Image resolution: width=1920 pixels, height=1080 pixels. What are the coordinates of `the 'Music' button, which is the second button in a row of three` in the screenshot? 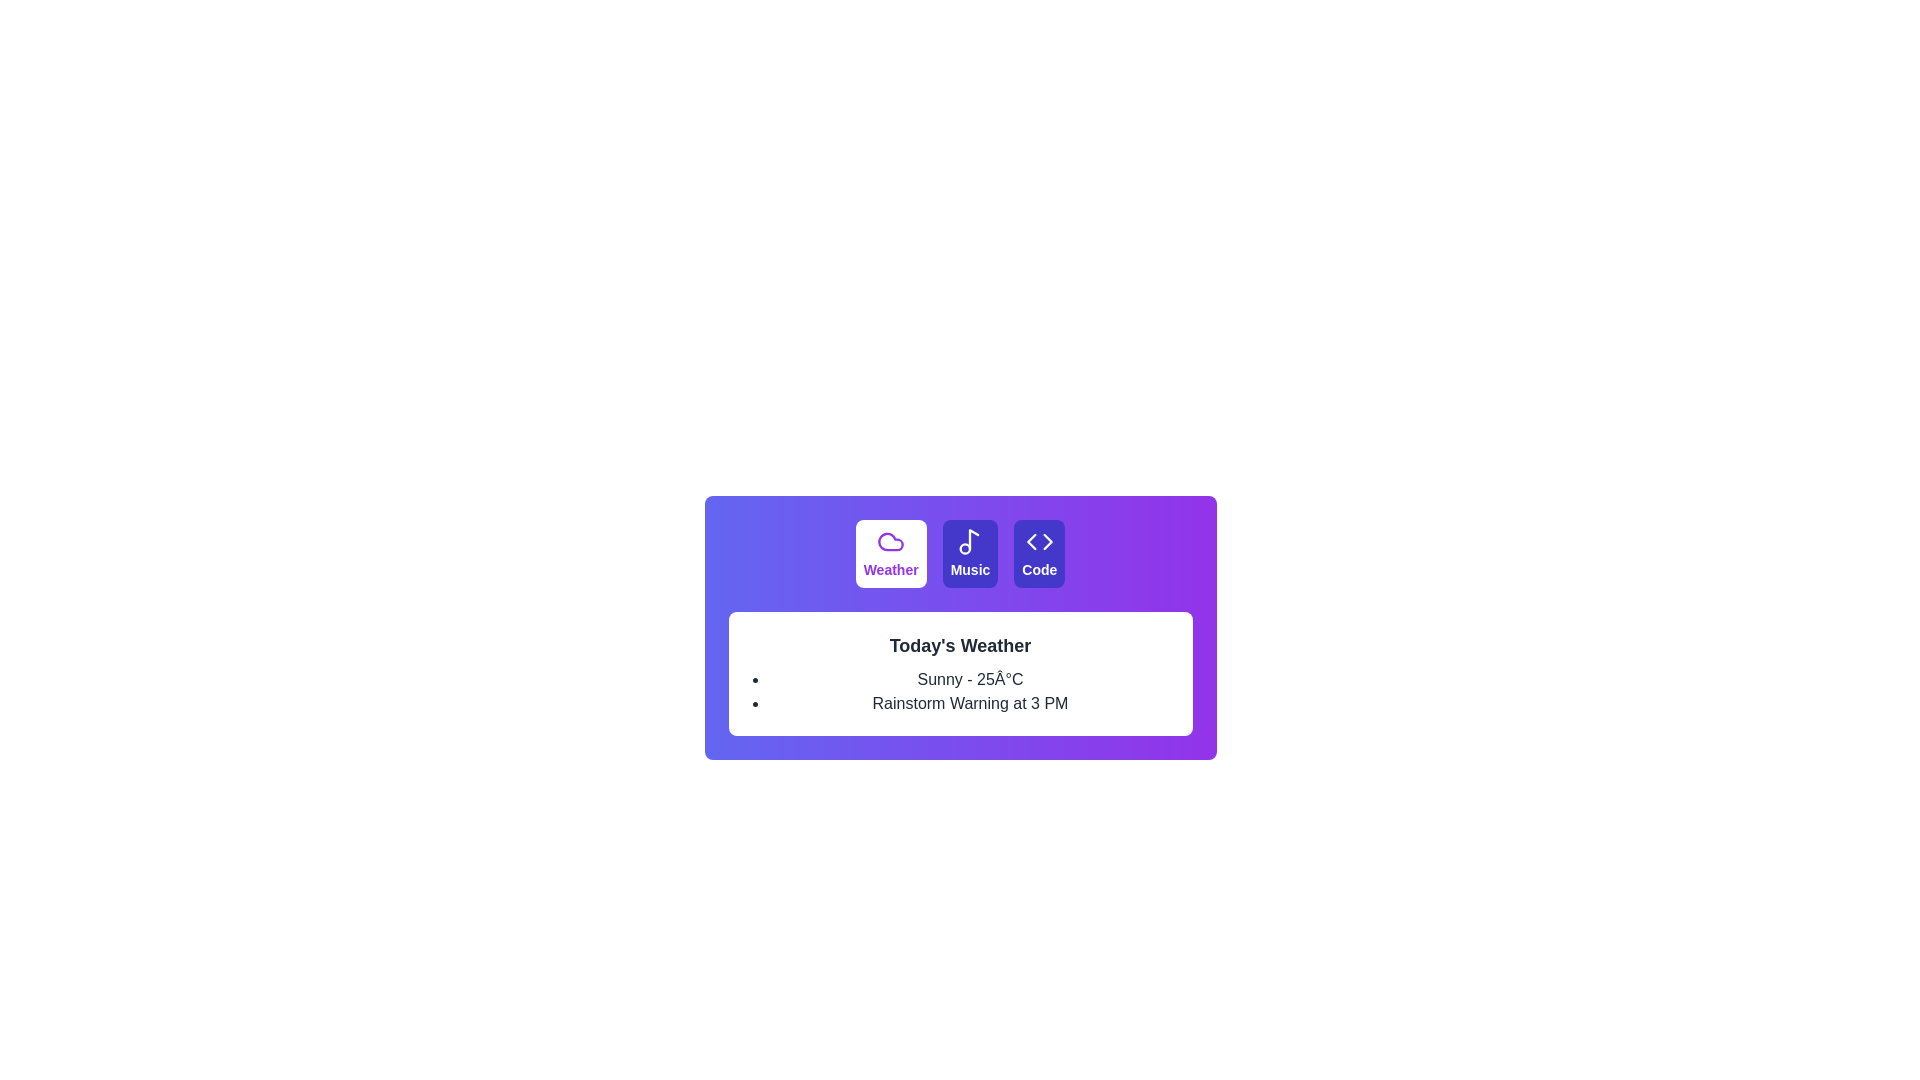 It's located at (970, 554).